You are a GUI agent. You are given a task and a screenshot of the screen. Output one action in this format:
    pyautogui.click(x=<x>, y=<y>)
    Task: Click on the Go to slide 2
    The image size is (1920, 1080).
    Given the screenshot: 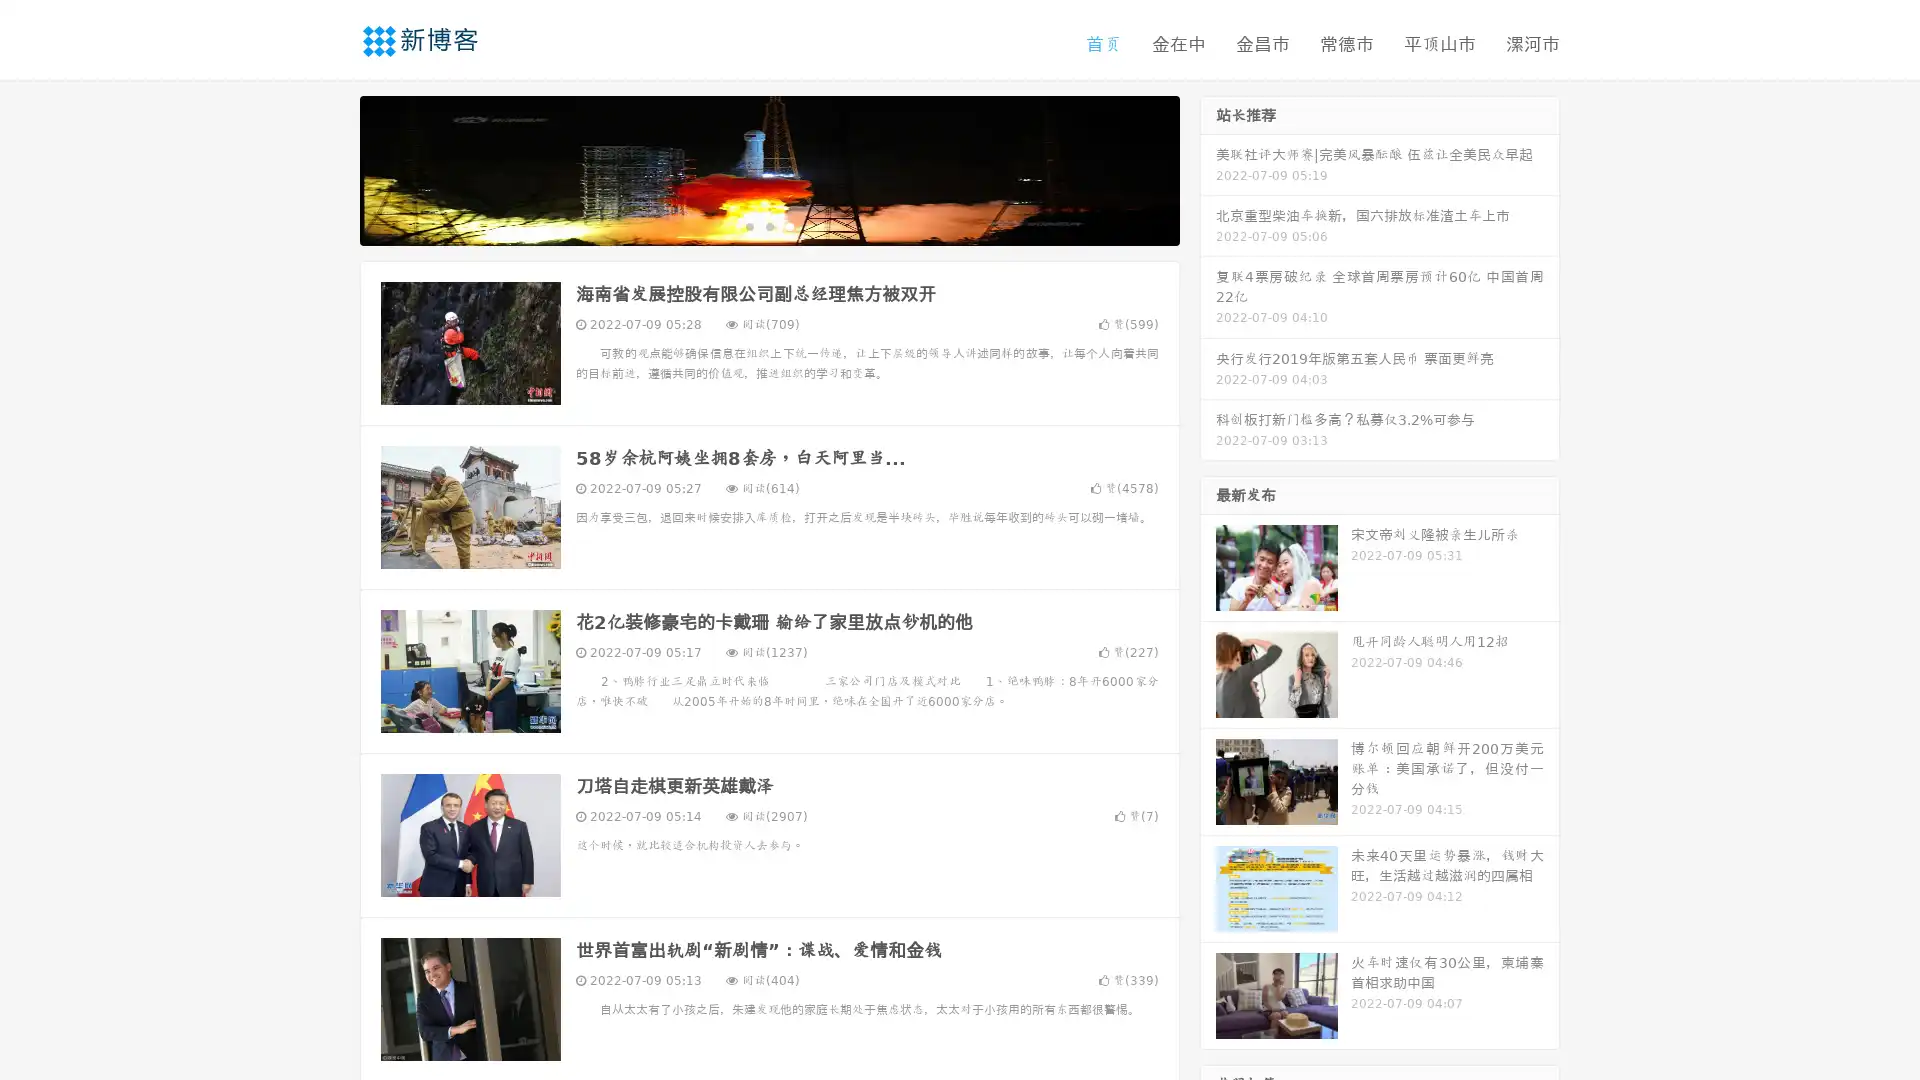 What is the action you would take?
    pyautogui.click(x=768, y=225)
    